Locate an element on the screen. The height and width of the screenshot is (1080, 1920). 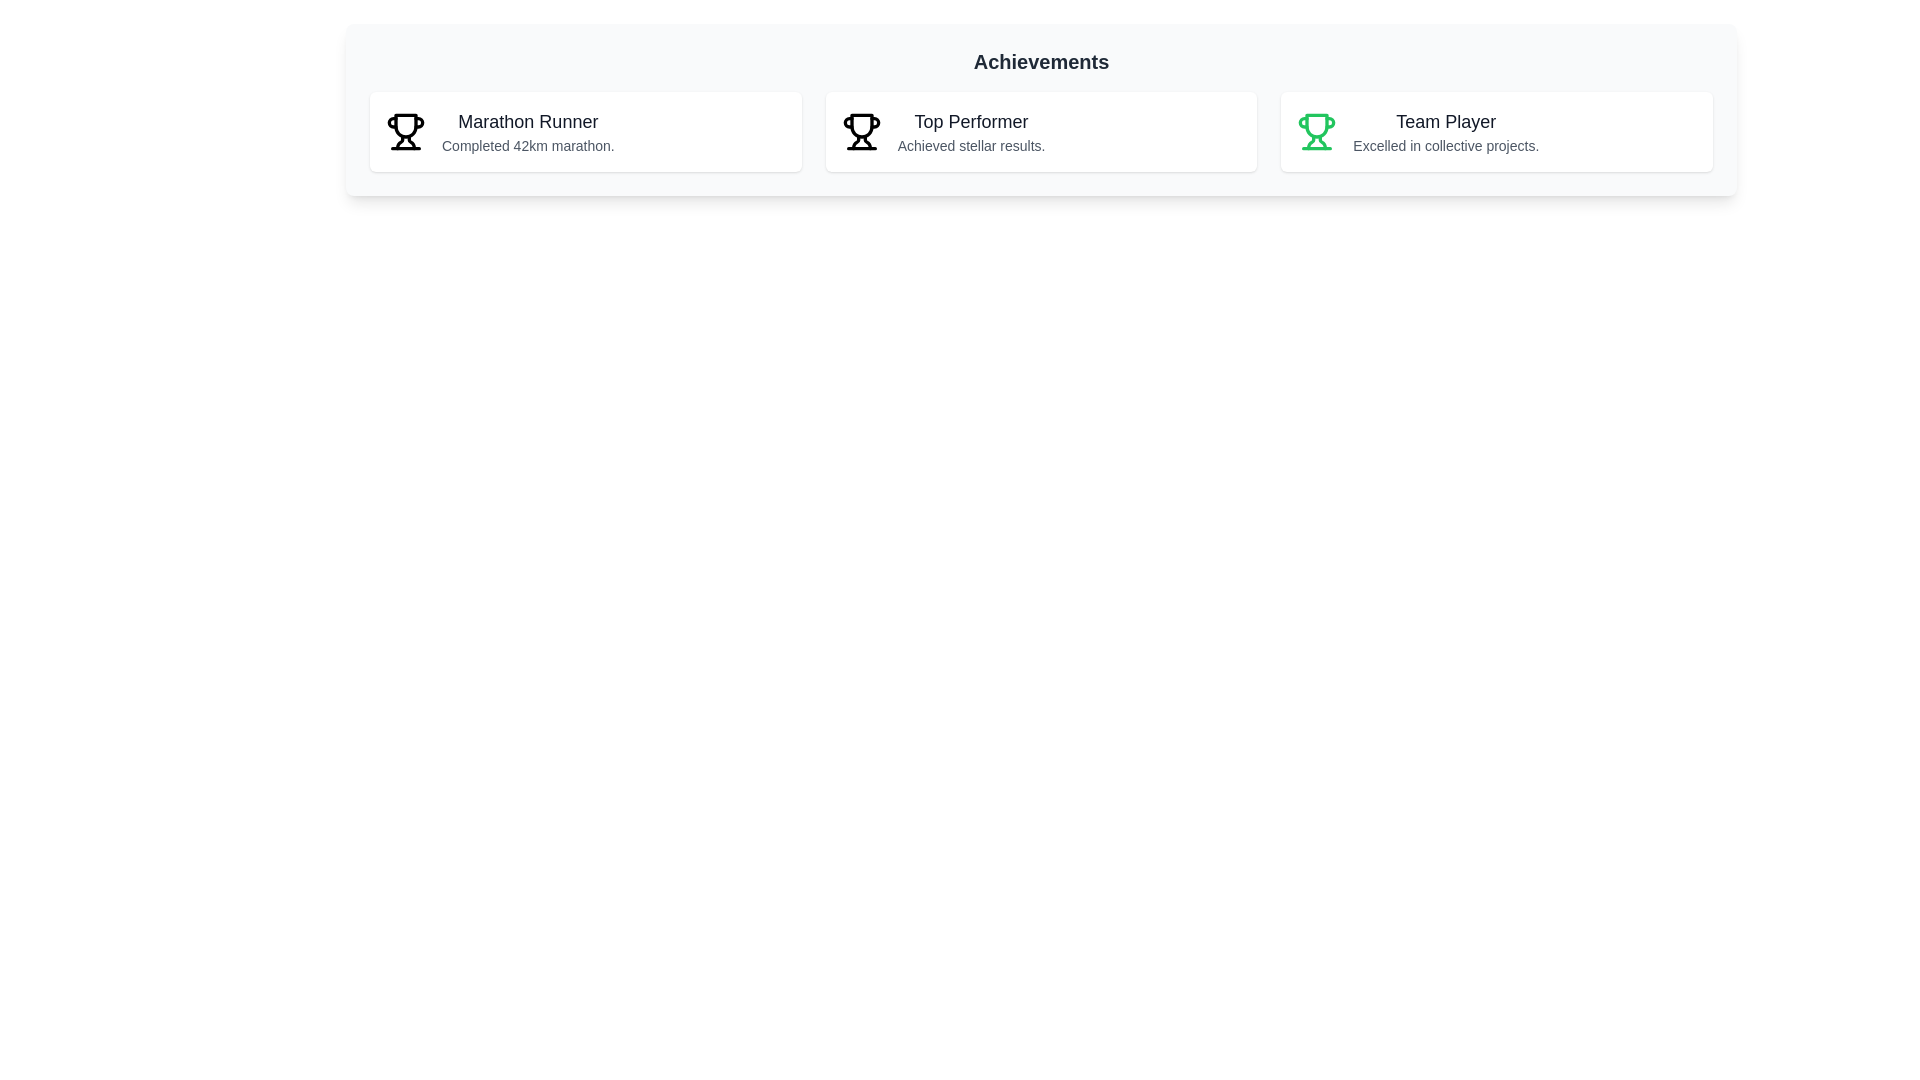
the trophy icon representing the 'Top Performer' achievement card, which is the primary component in the center of the achievements list in the second card from the left is located at coordinates (861, 126).